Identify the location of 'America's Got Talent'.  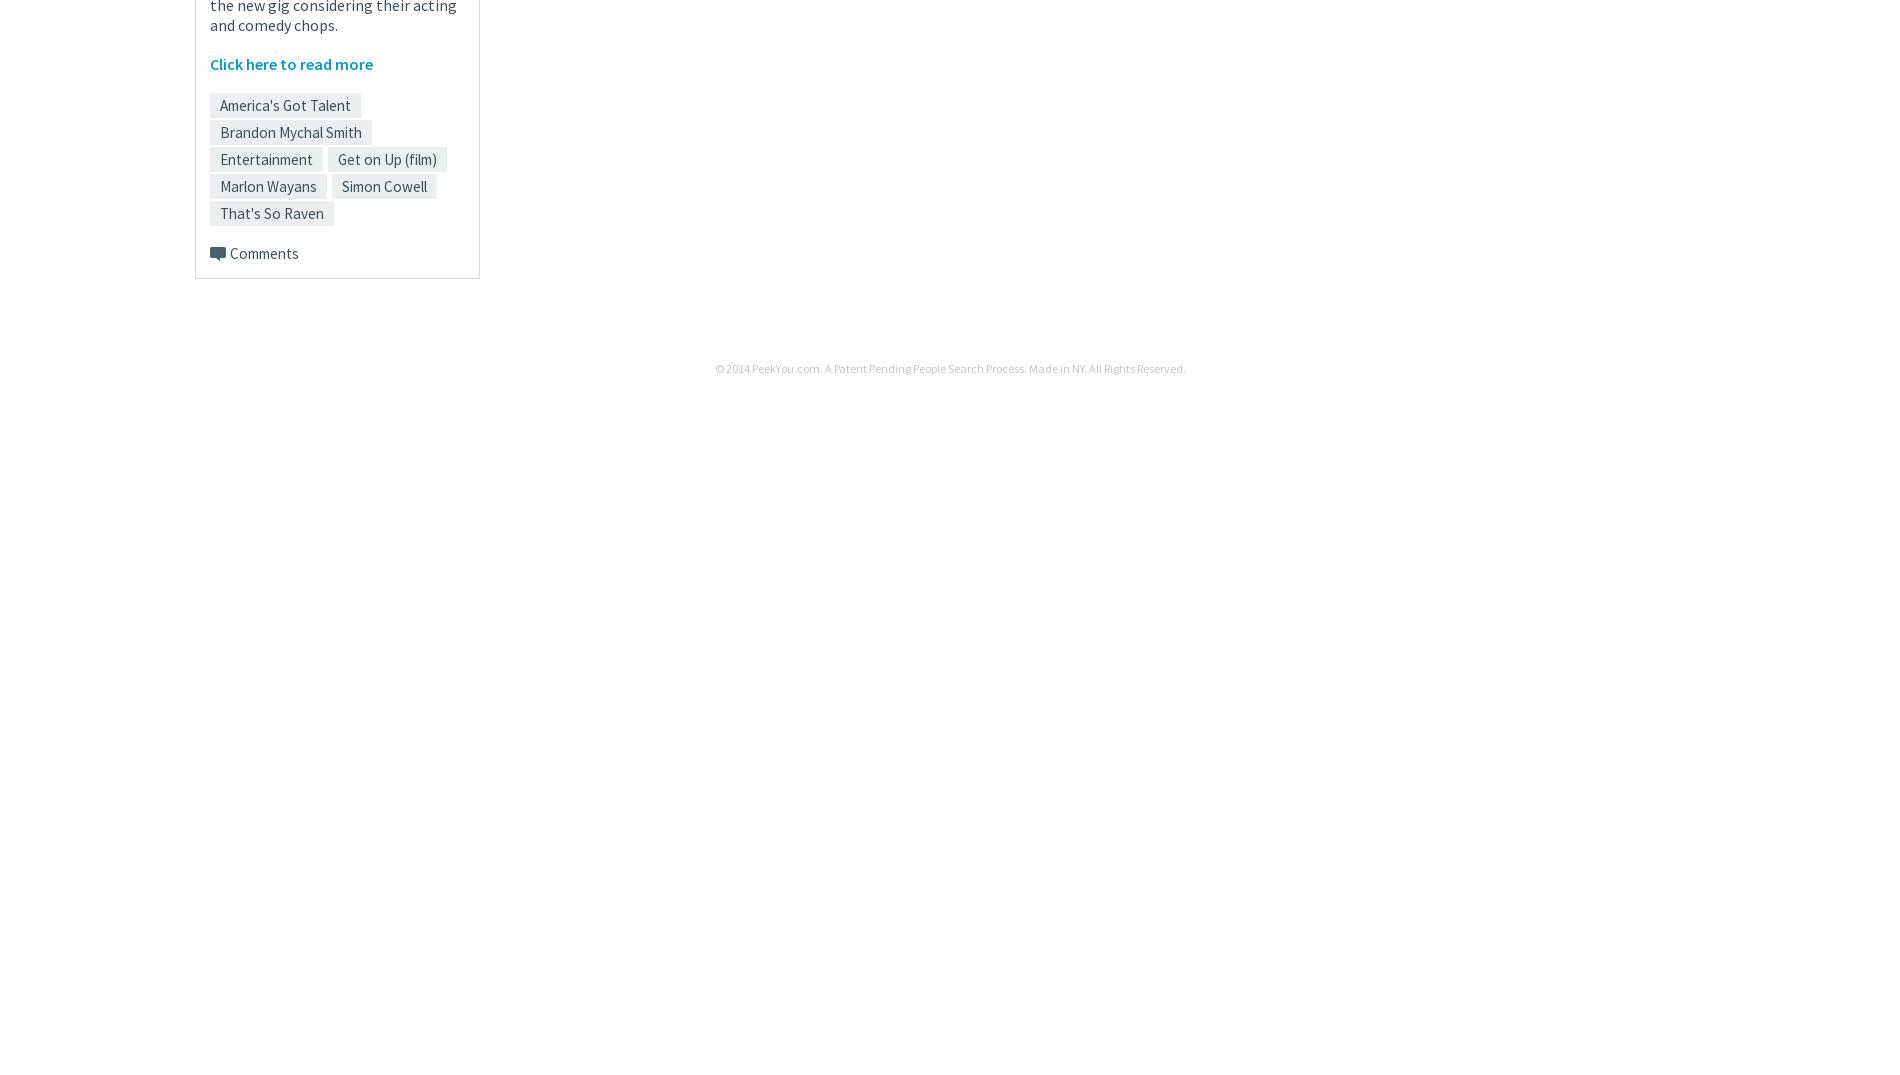
(284, 104).